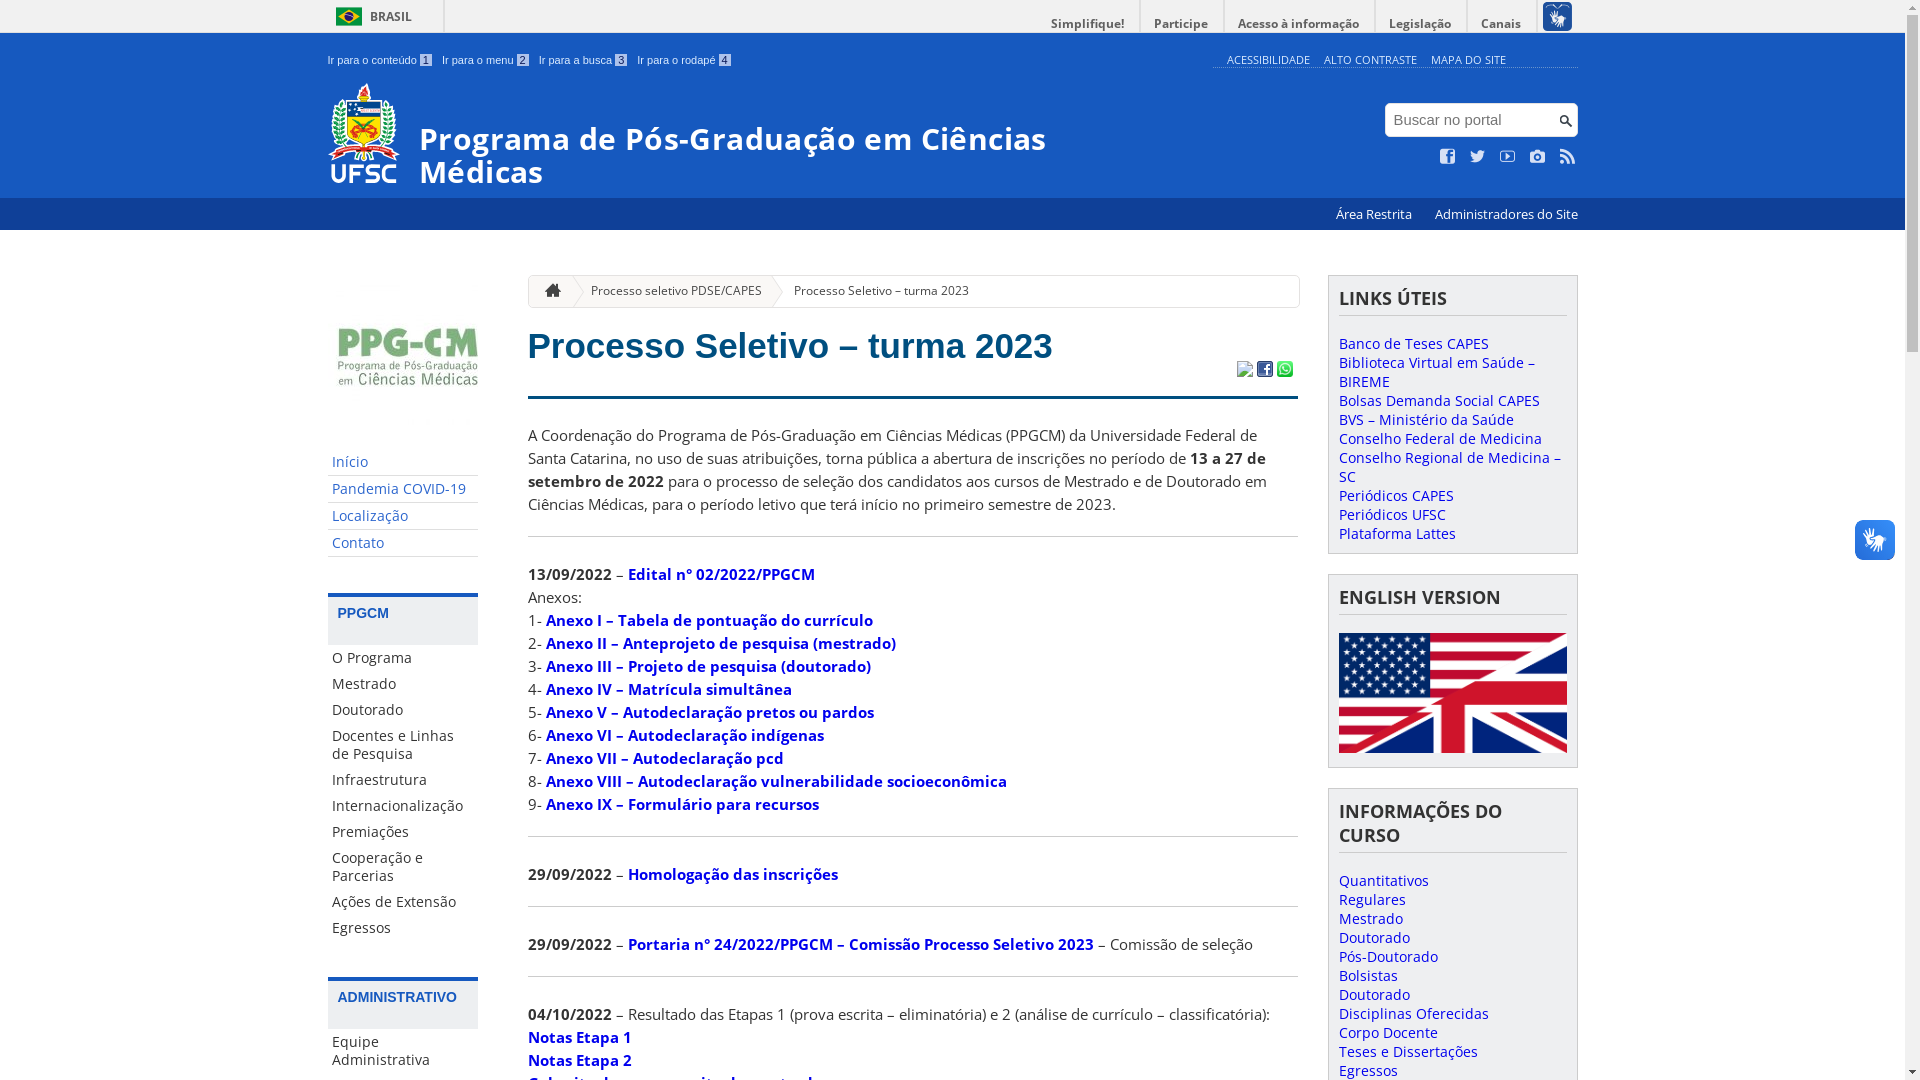 Image resolution: width=1920 pixels, height=1080 pixels. What do you see at coordinates (582, 59) in the screenshot?
I see `'Ir para a busca 3'` at bounding box center [582, 59].